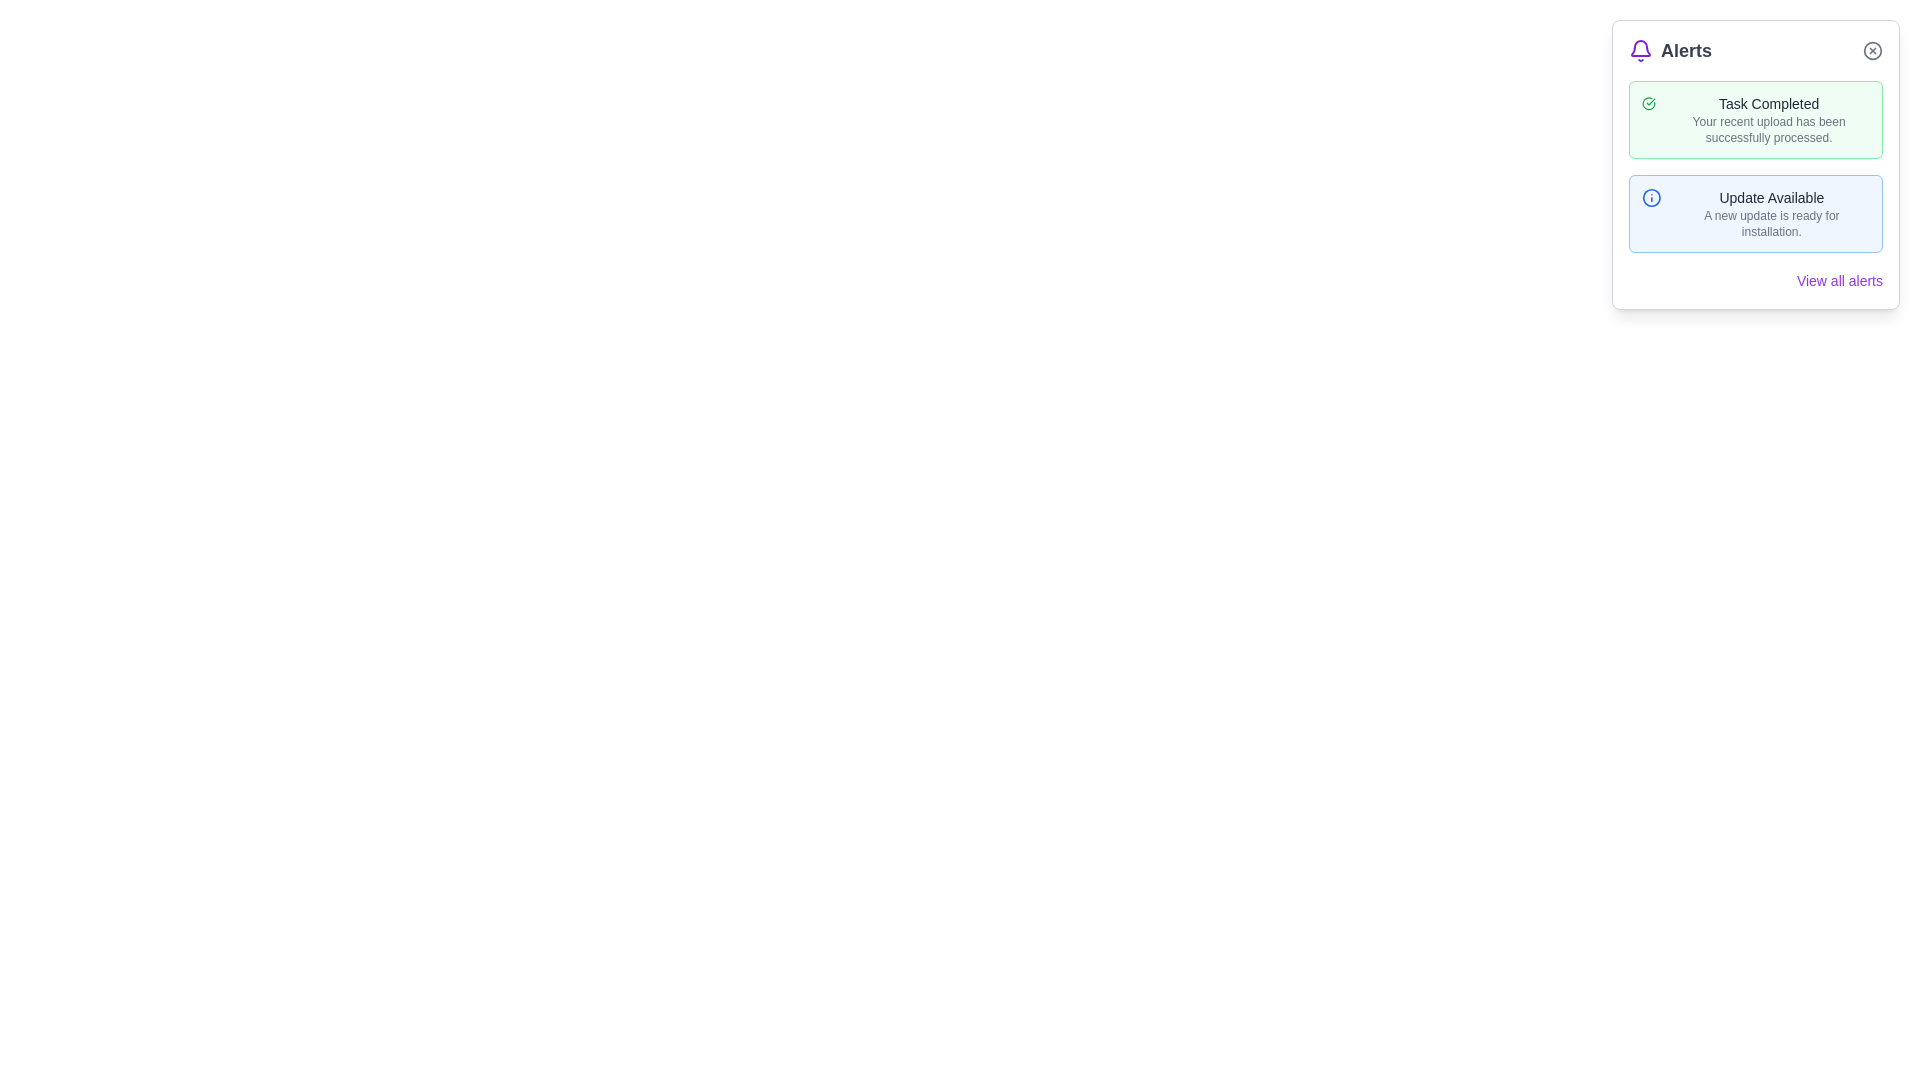 Image resolution: width=1920 pixels, height=1080 pixels. Describe the element at coordinates (1769, 130) in the screenshot. I see `informational message from the Text Label indicating that the recent upload has been successfully processed, located in the notification panel labeled 'Alerts' under the 'Task Completed' header` at that location.